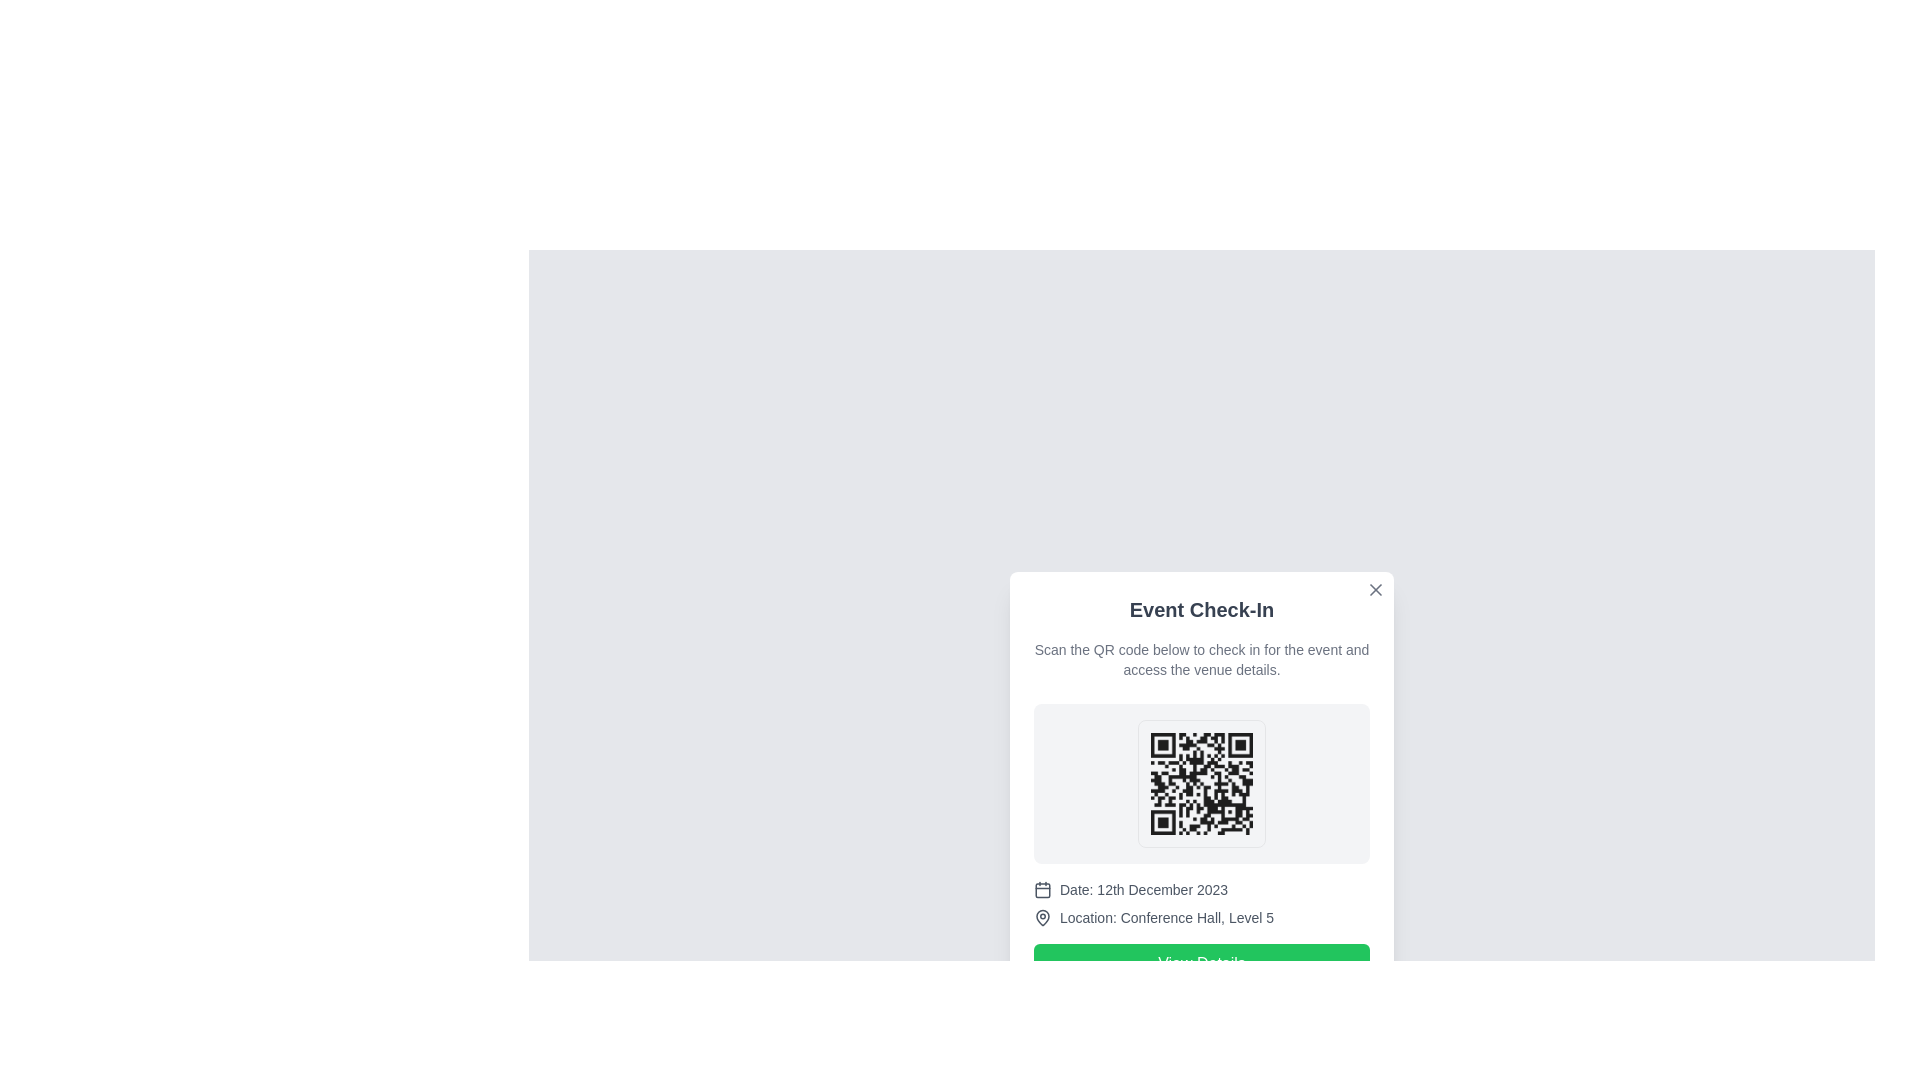 This screenshot has width=1920, height=1080. What do you see at coordinates (1166, 918) in the screenshot?
I see `text element displaying the venue details for the event, located to the right of the location pin icon, centrally positioned below the date information and above the action button` at bounding box center [1166, 918].